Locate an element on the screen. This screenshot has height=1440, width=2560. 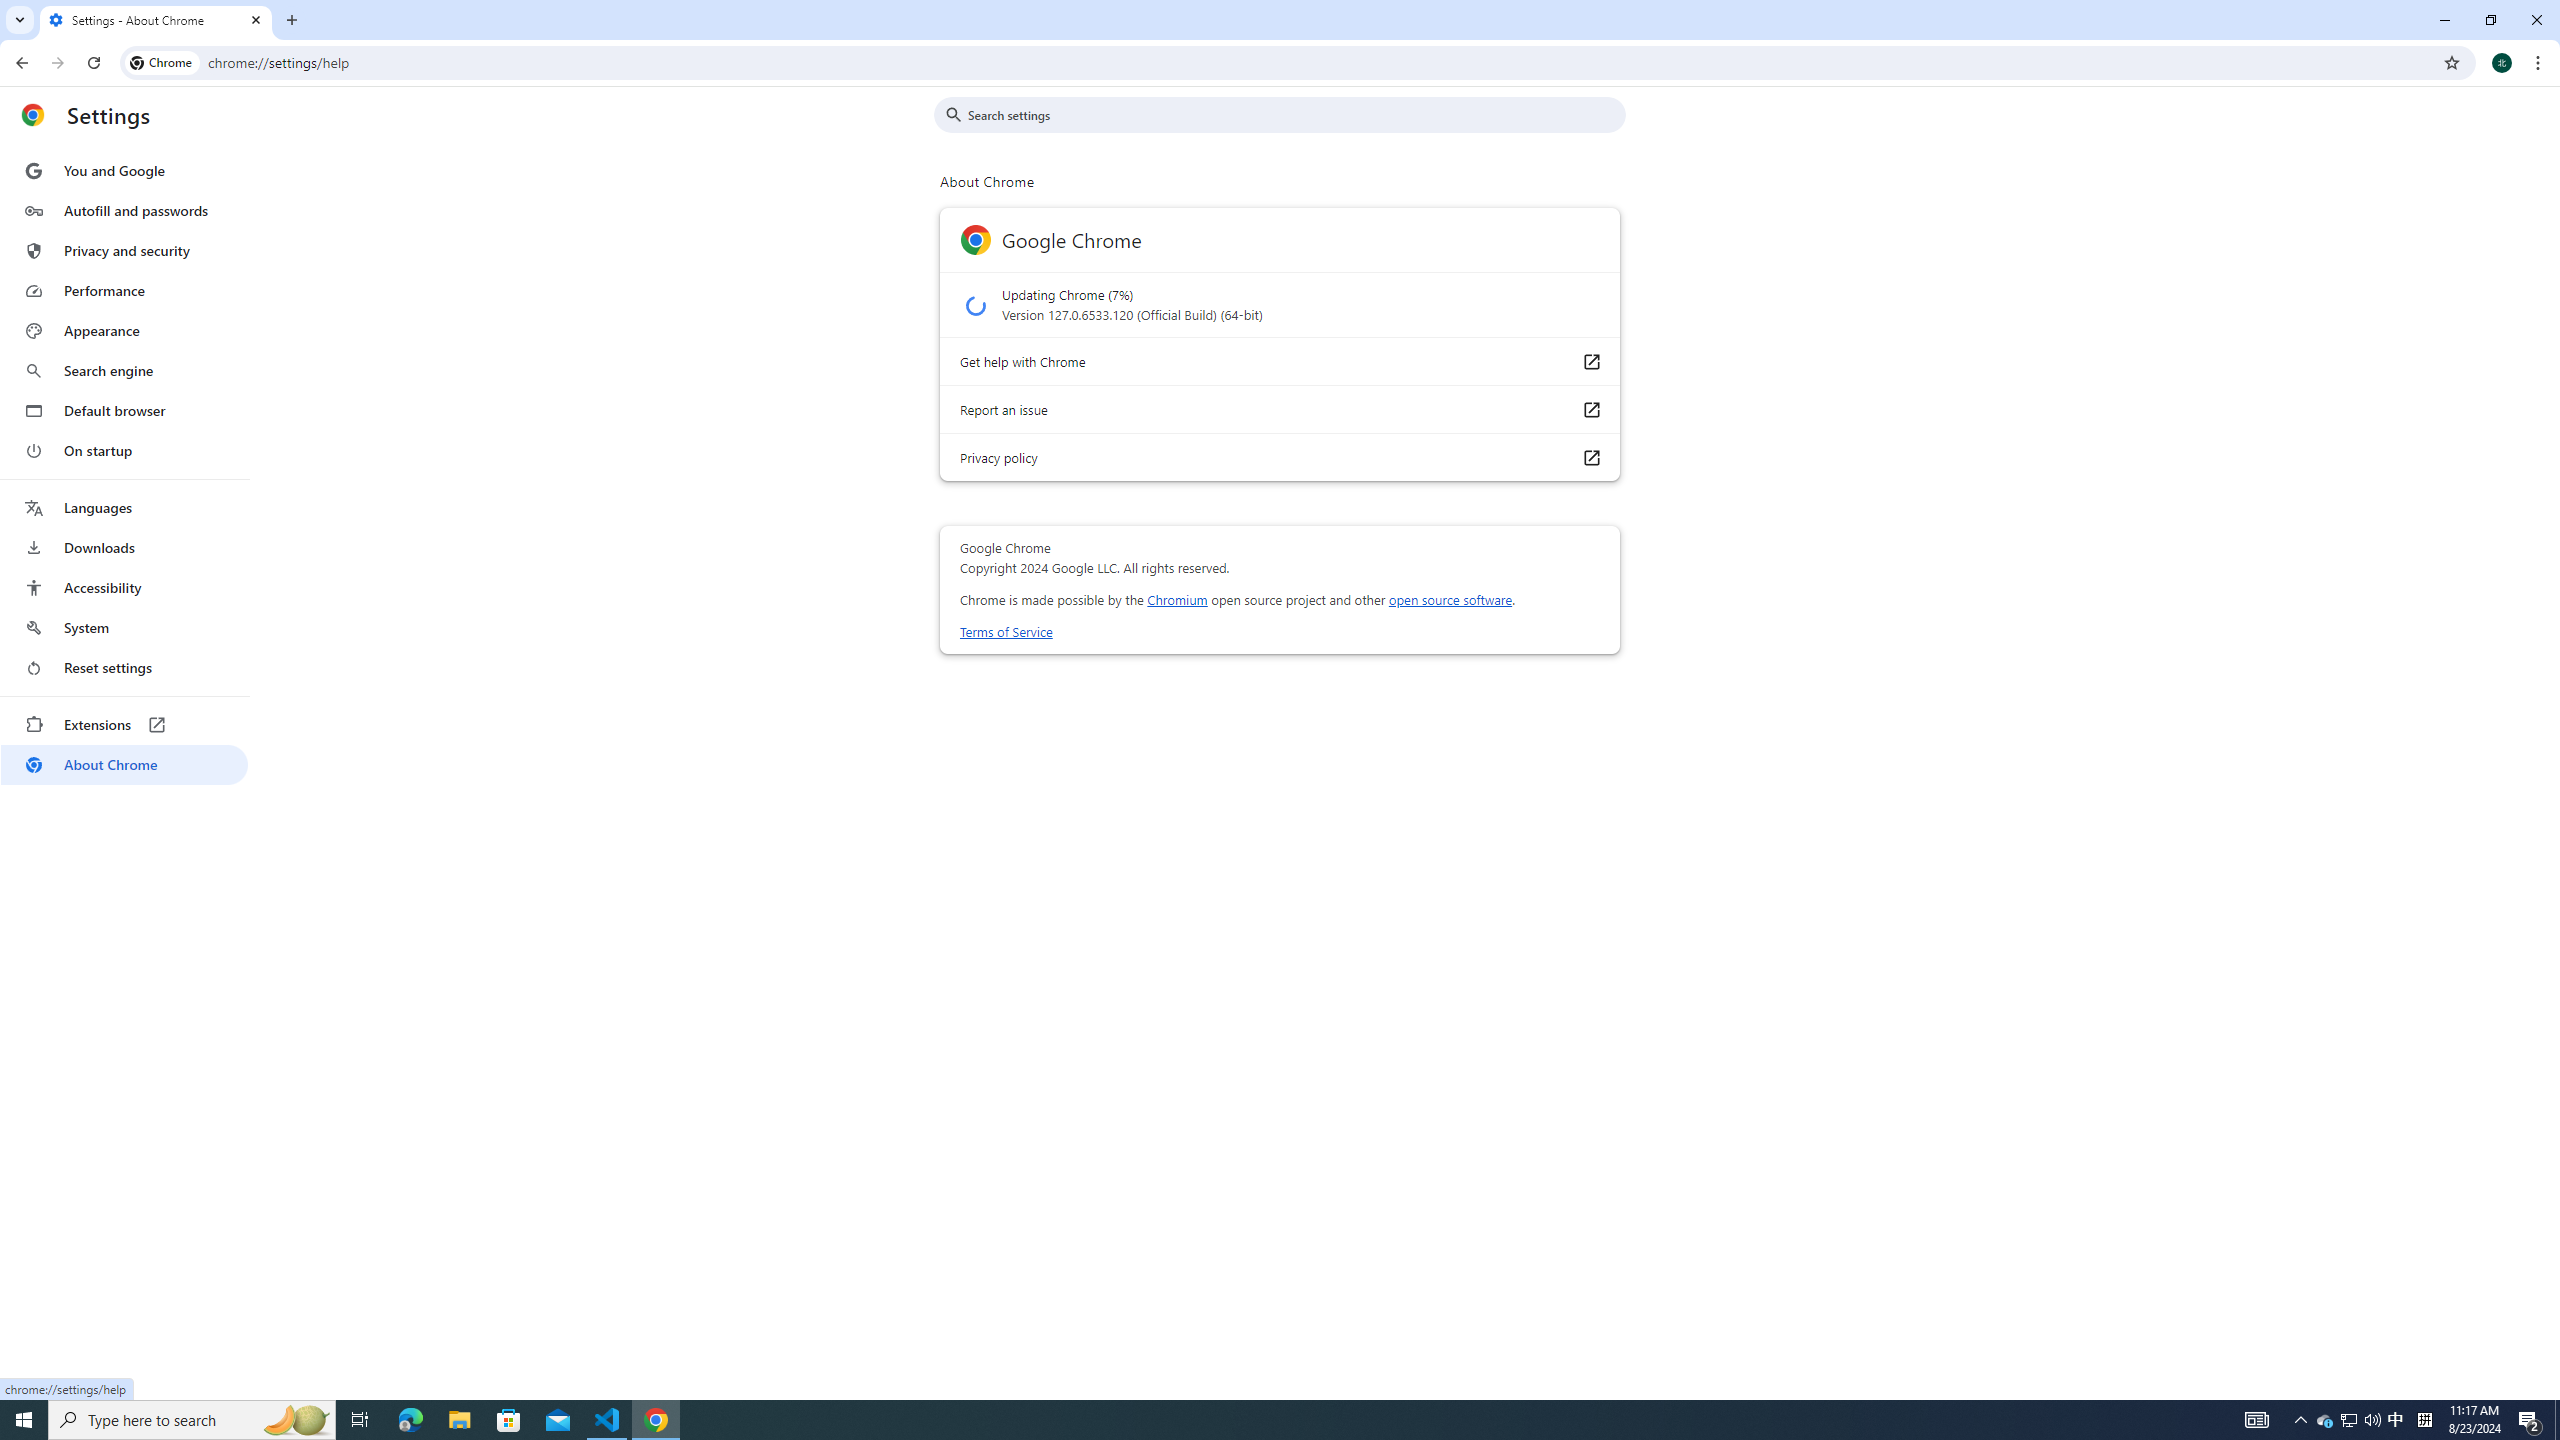
'Reset settings' is located at coordinates (123, 667).